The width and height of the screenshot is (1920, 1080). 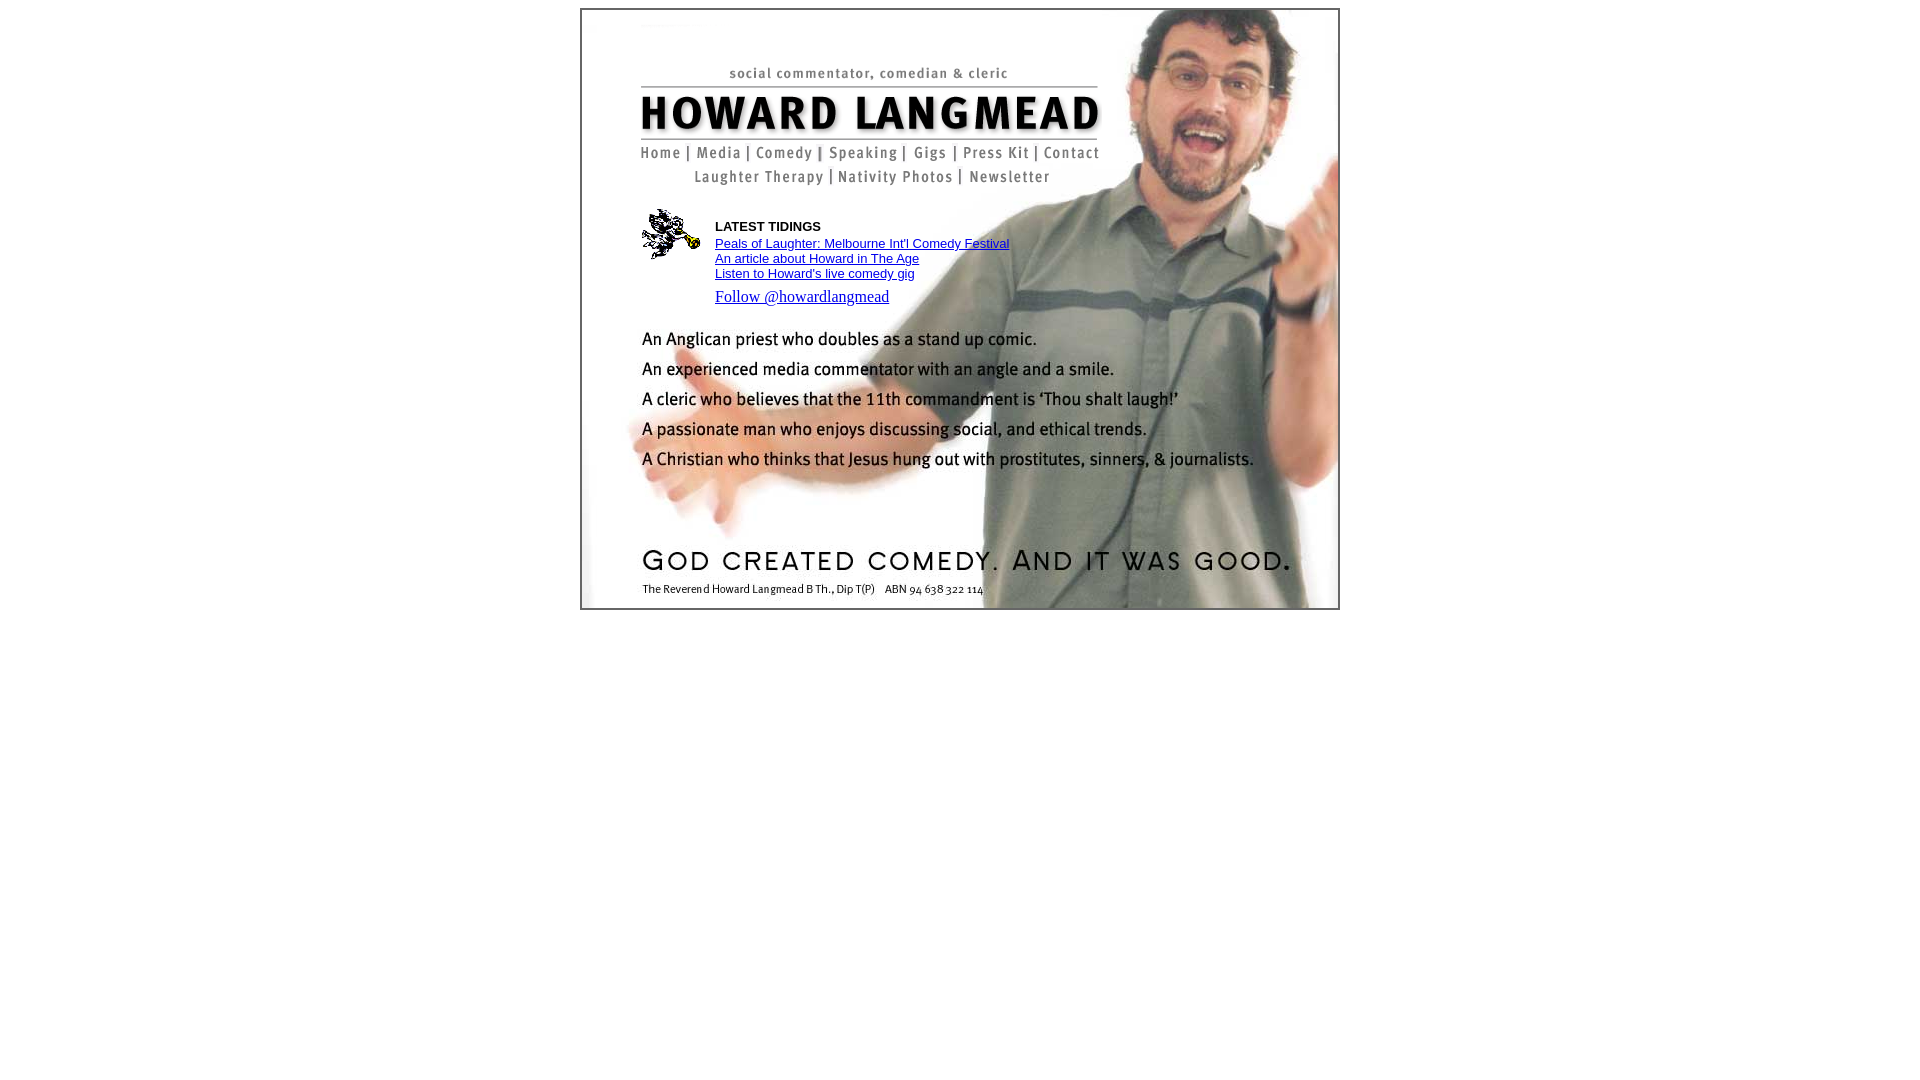 What do you see at coordinates (862, 242) in the screenshot?
I see `'Peals of Laughter: Melbourne Int'l Comedy Festival'` at bounding box center [862, 242].